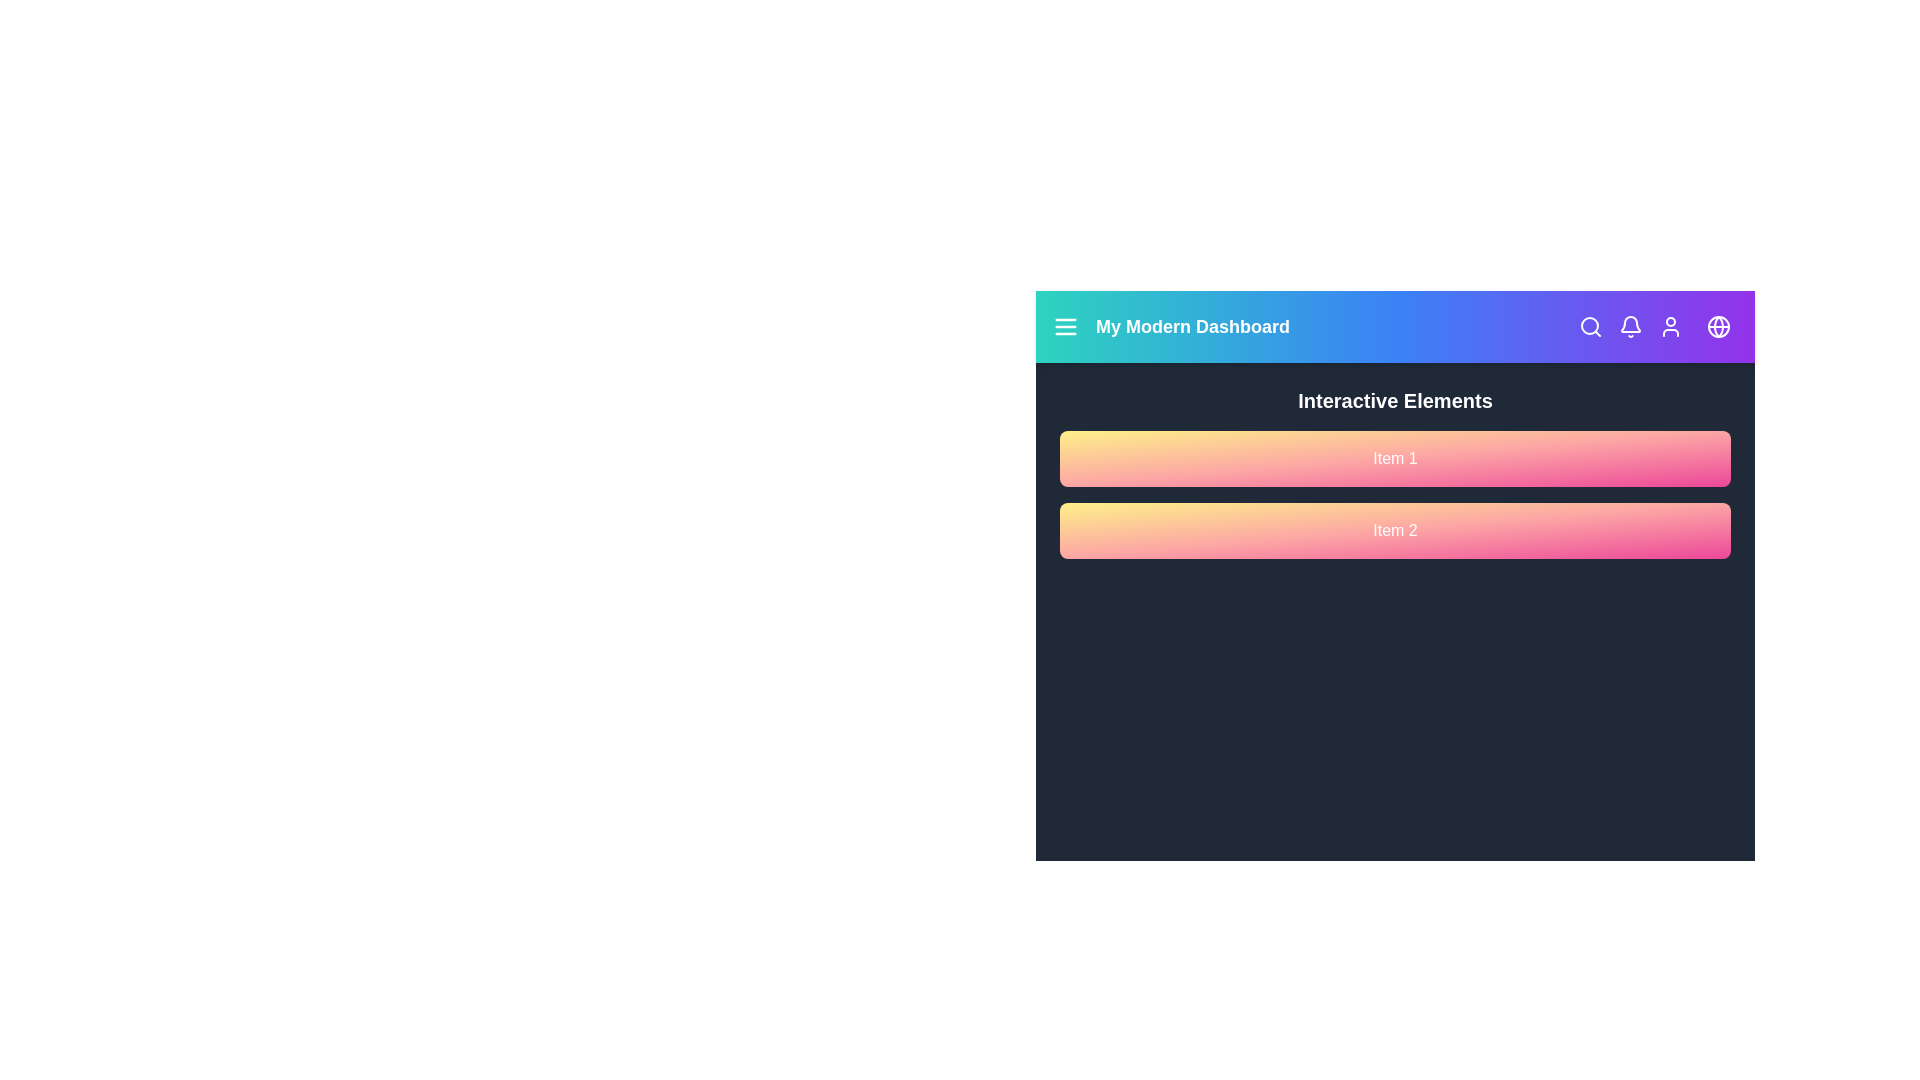  I want to click on the text 'Interactive Elements' to highlight it, so click(1394, 401).